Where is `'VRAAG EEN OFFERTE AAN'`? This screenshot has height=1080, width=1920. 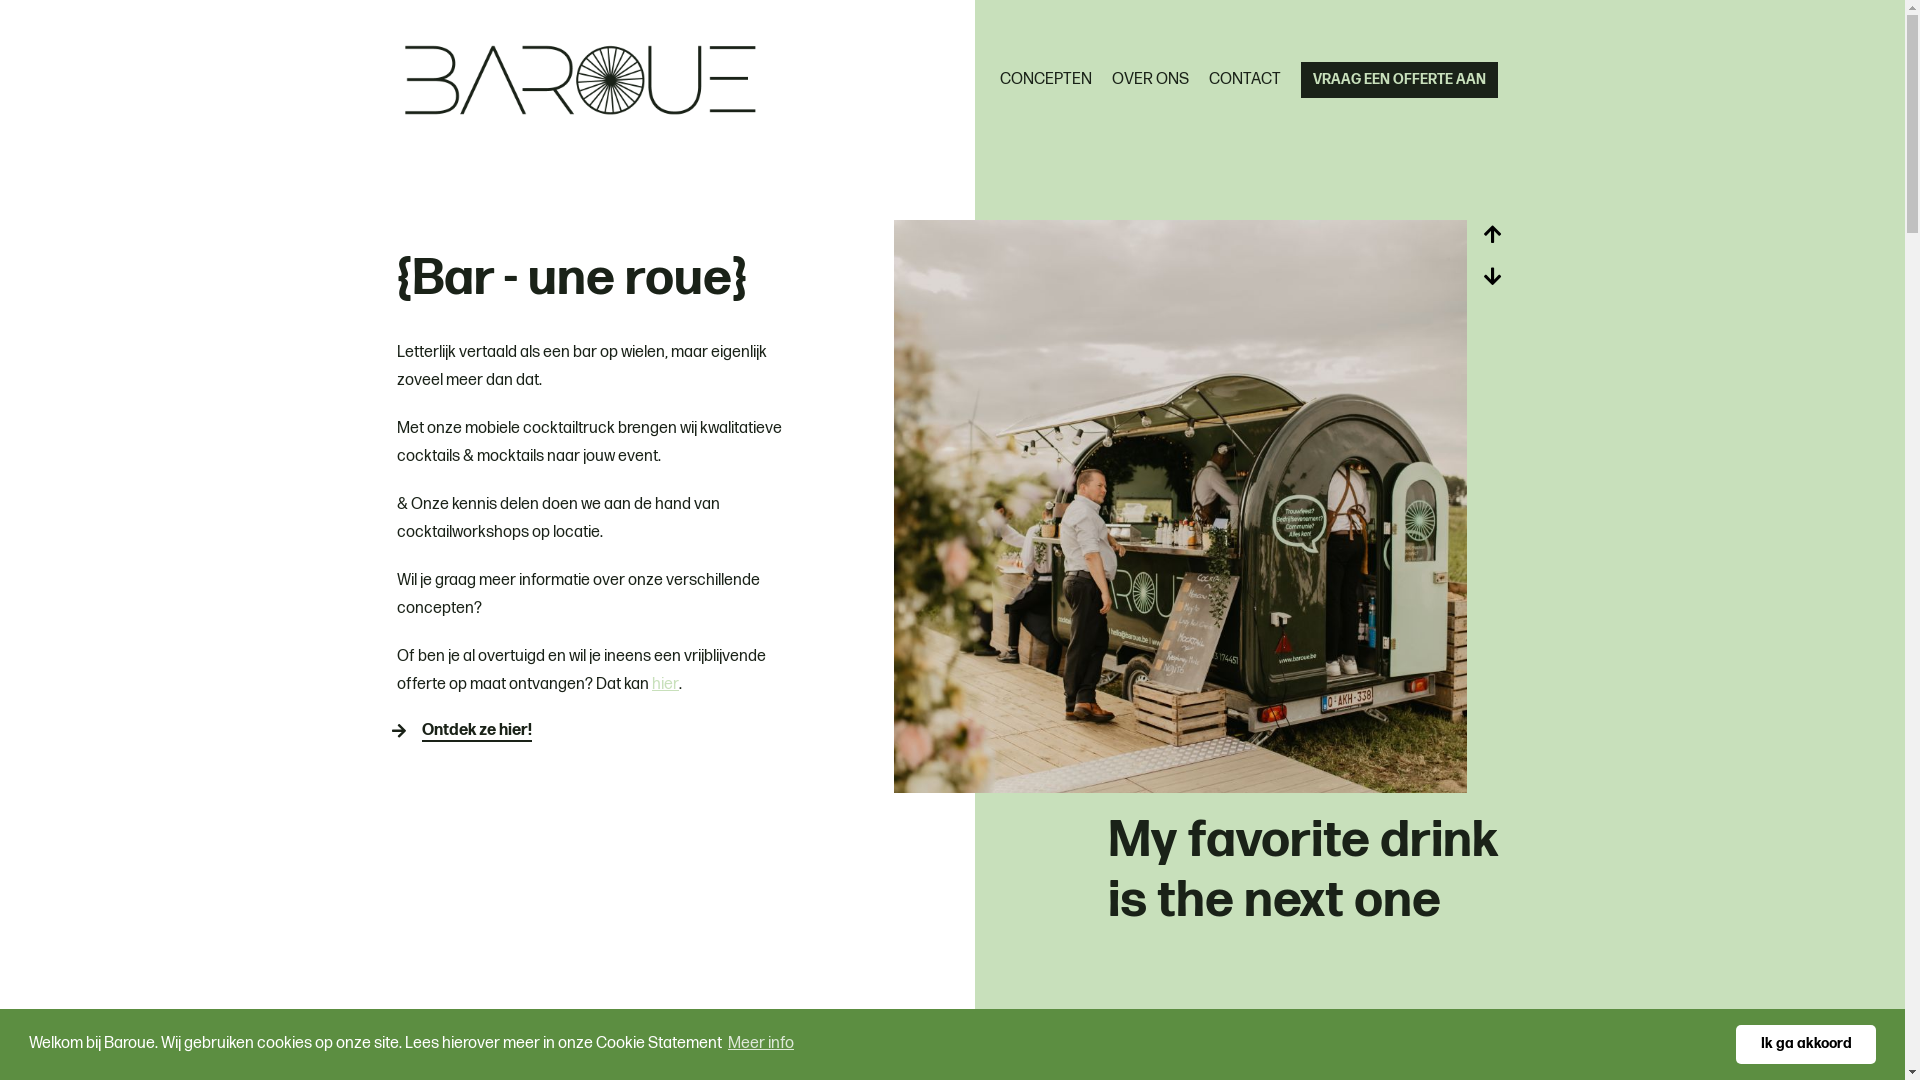 'VRAAG EEN OFFERTE AAN' is located at coordinates (1300, 79).